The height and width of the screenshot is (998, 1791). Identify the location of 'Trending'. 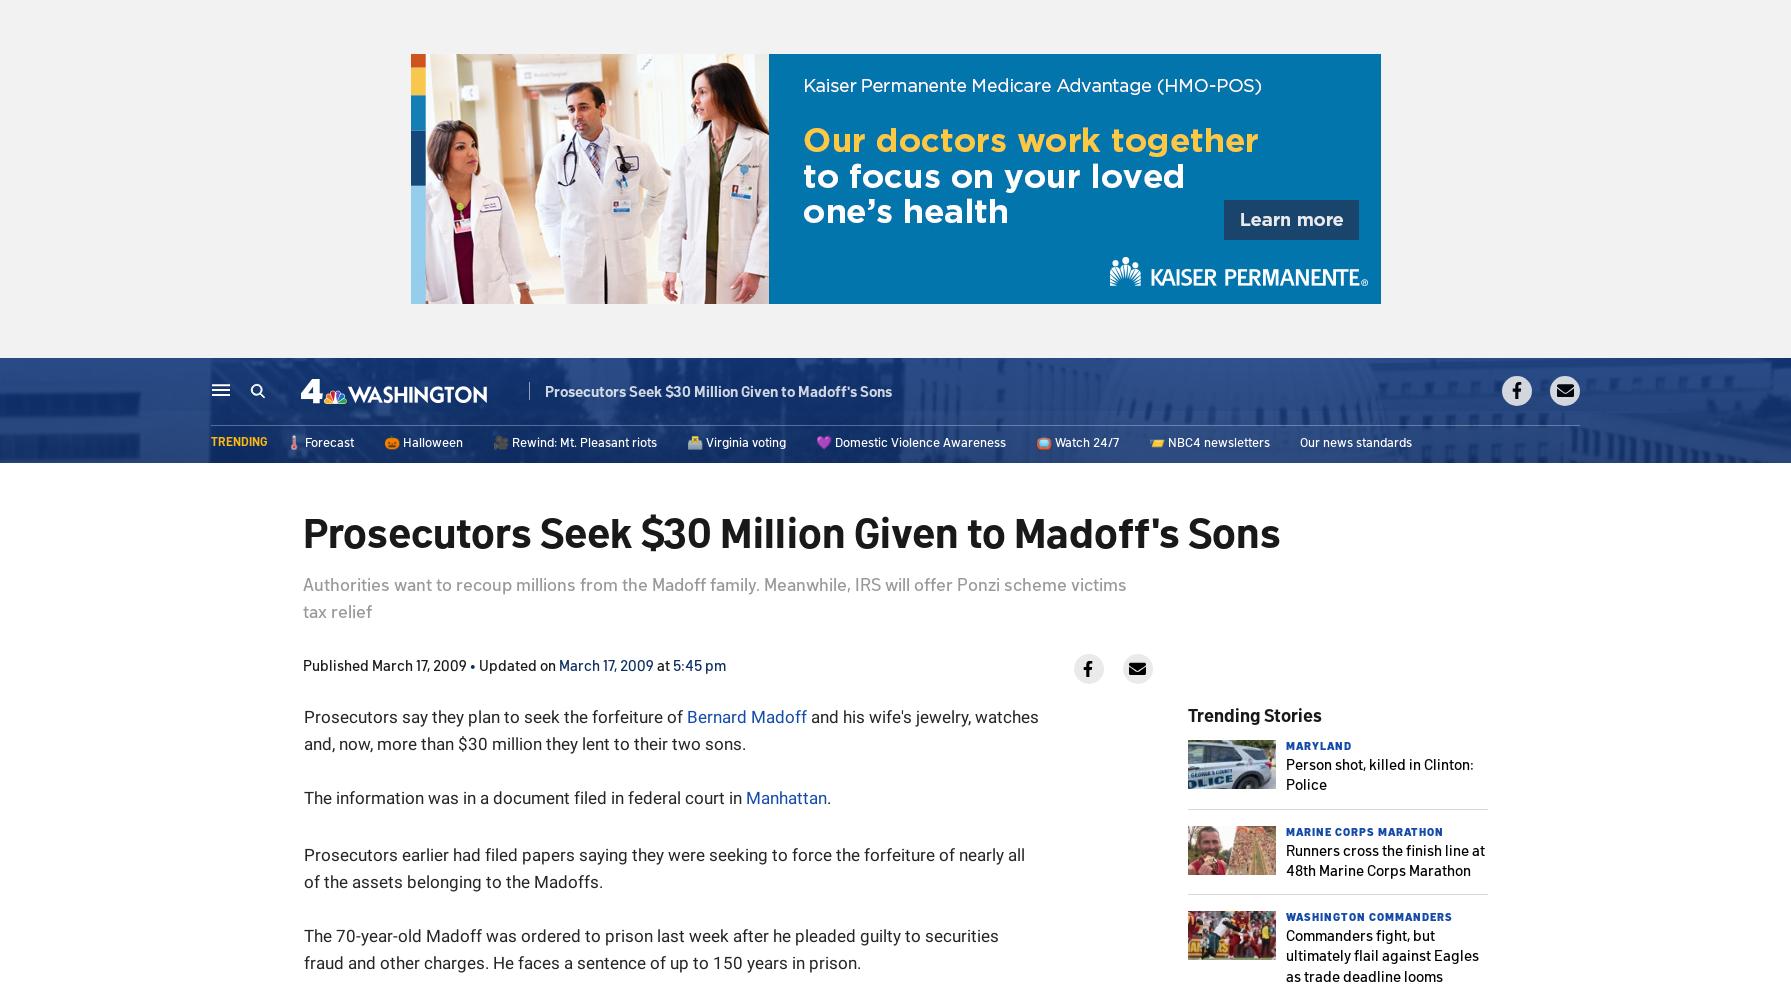
(238, 442).